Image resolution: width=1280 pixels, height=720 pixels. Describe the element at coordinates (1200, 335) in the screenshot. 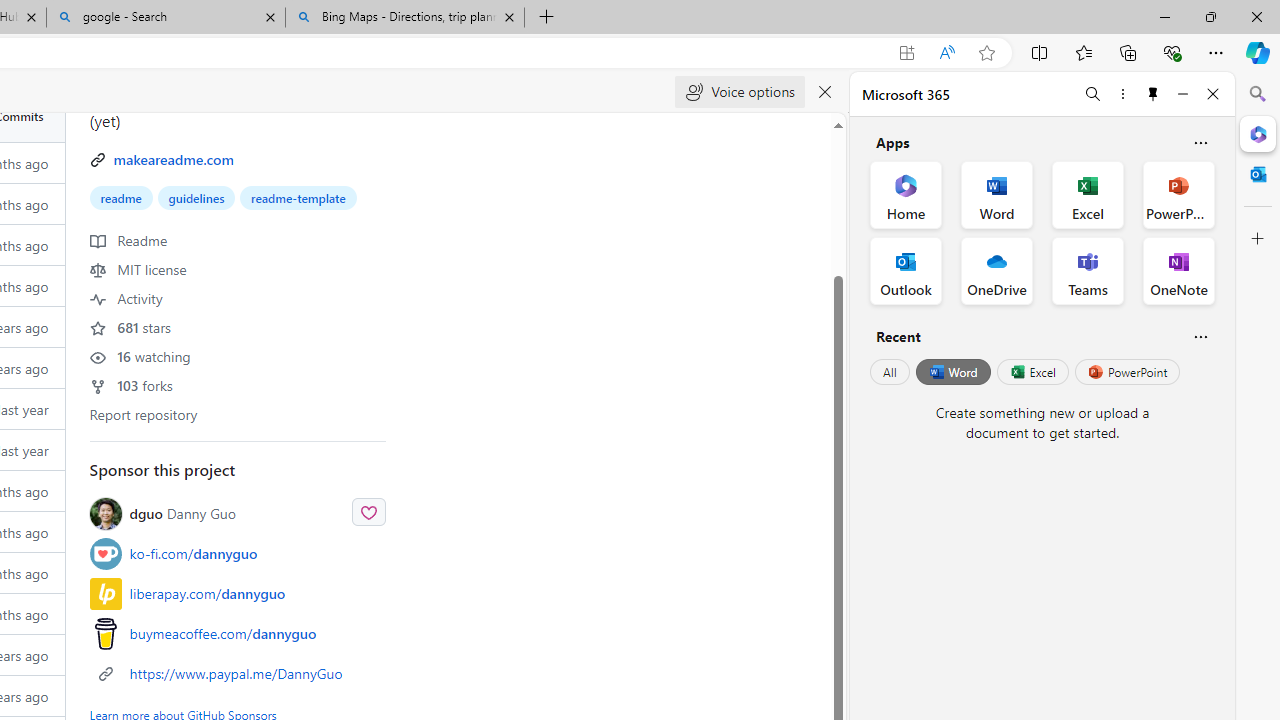

I see `'Is this helpful?'` at that location.